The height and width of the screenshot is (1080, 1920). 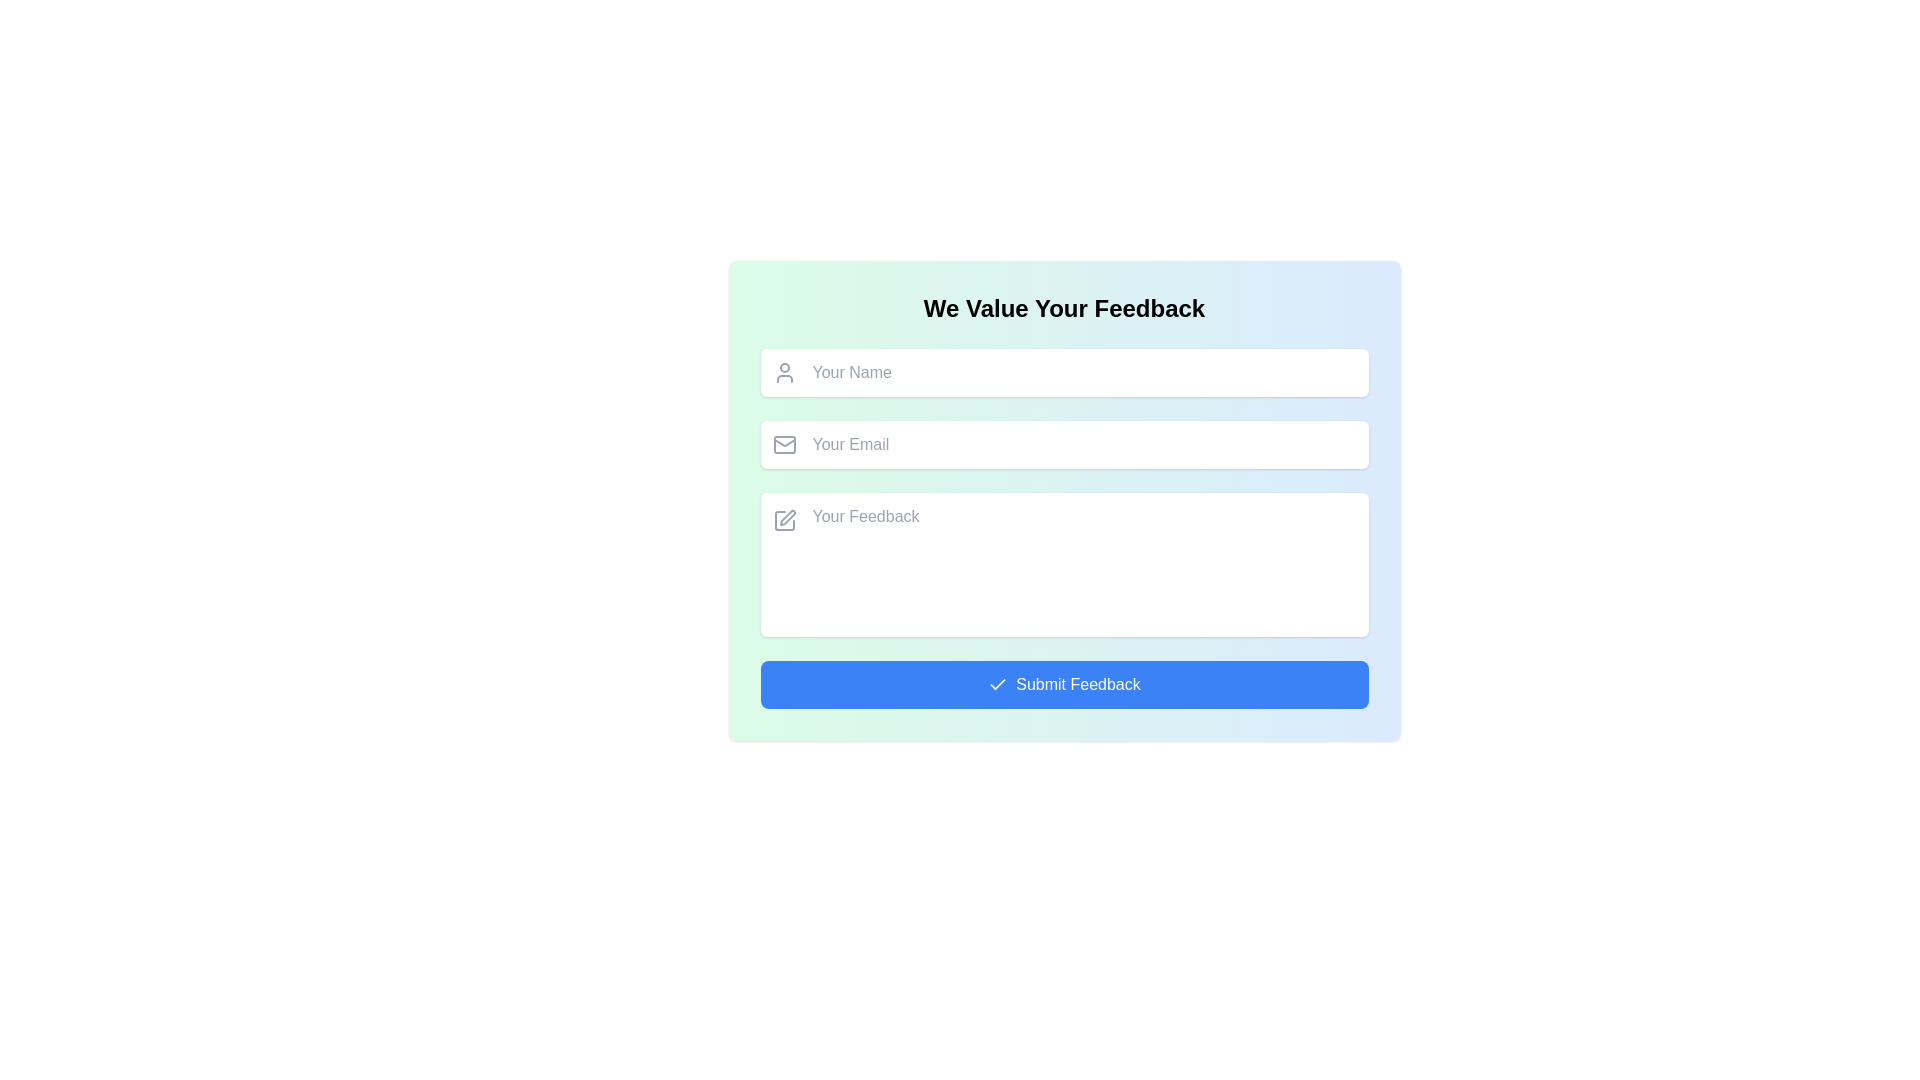 I want to click on the pen icon located within the 'Your Feedback' input field in the feedback form, which is styled in grayscale and has a squarish outline, so click(x=786, y=516).